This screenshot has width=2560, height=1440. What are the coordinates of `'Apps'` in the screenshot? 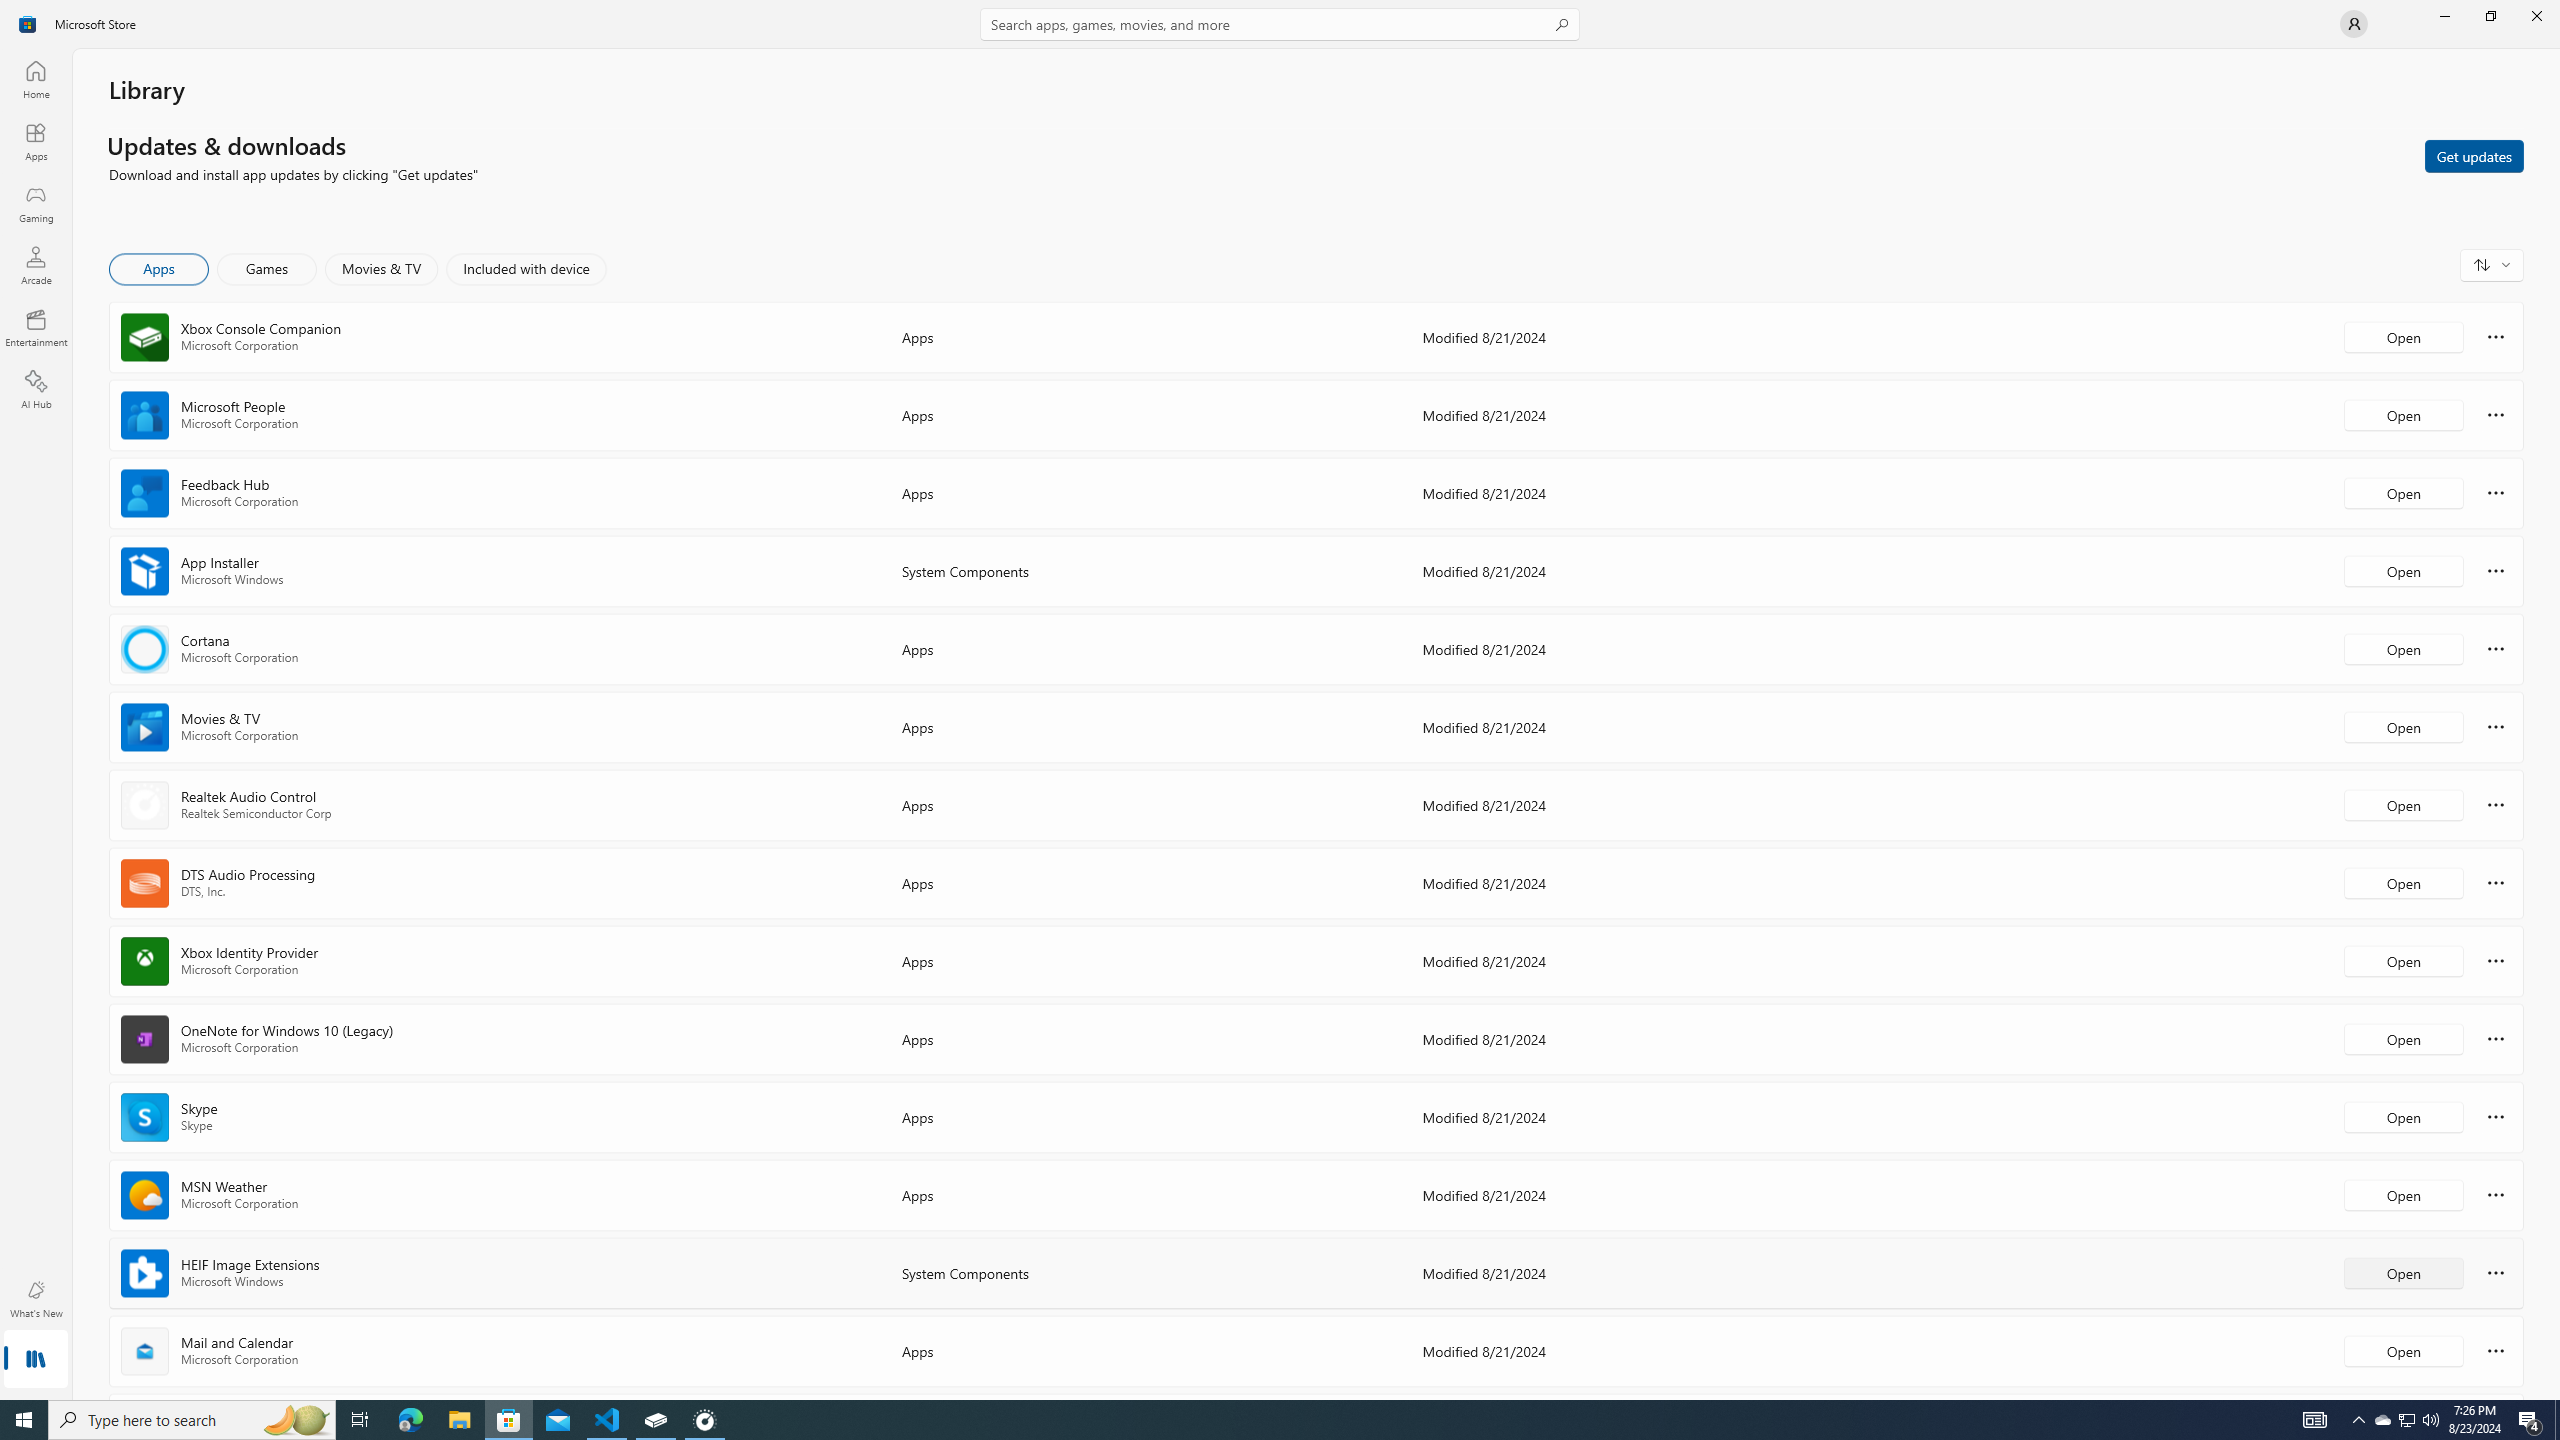 It's located at (34, 141).